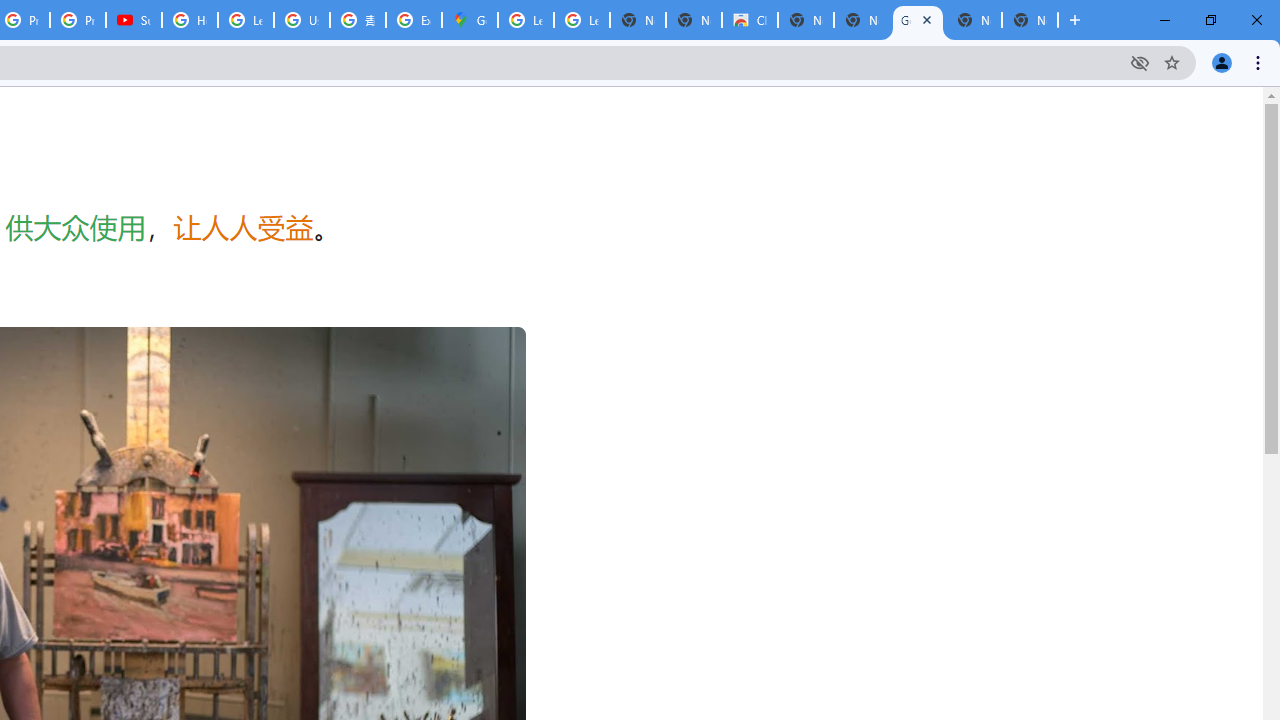 The image size is (1280, 720). I want to click on 'Chrome Web Store', so click(749, 20).